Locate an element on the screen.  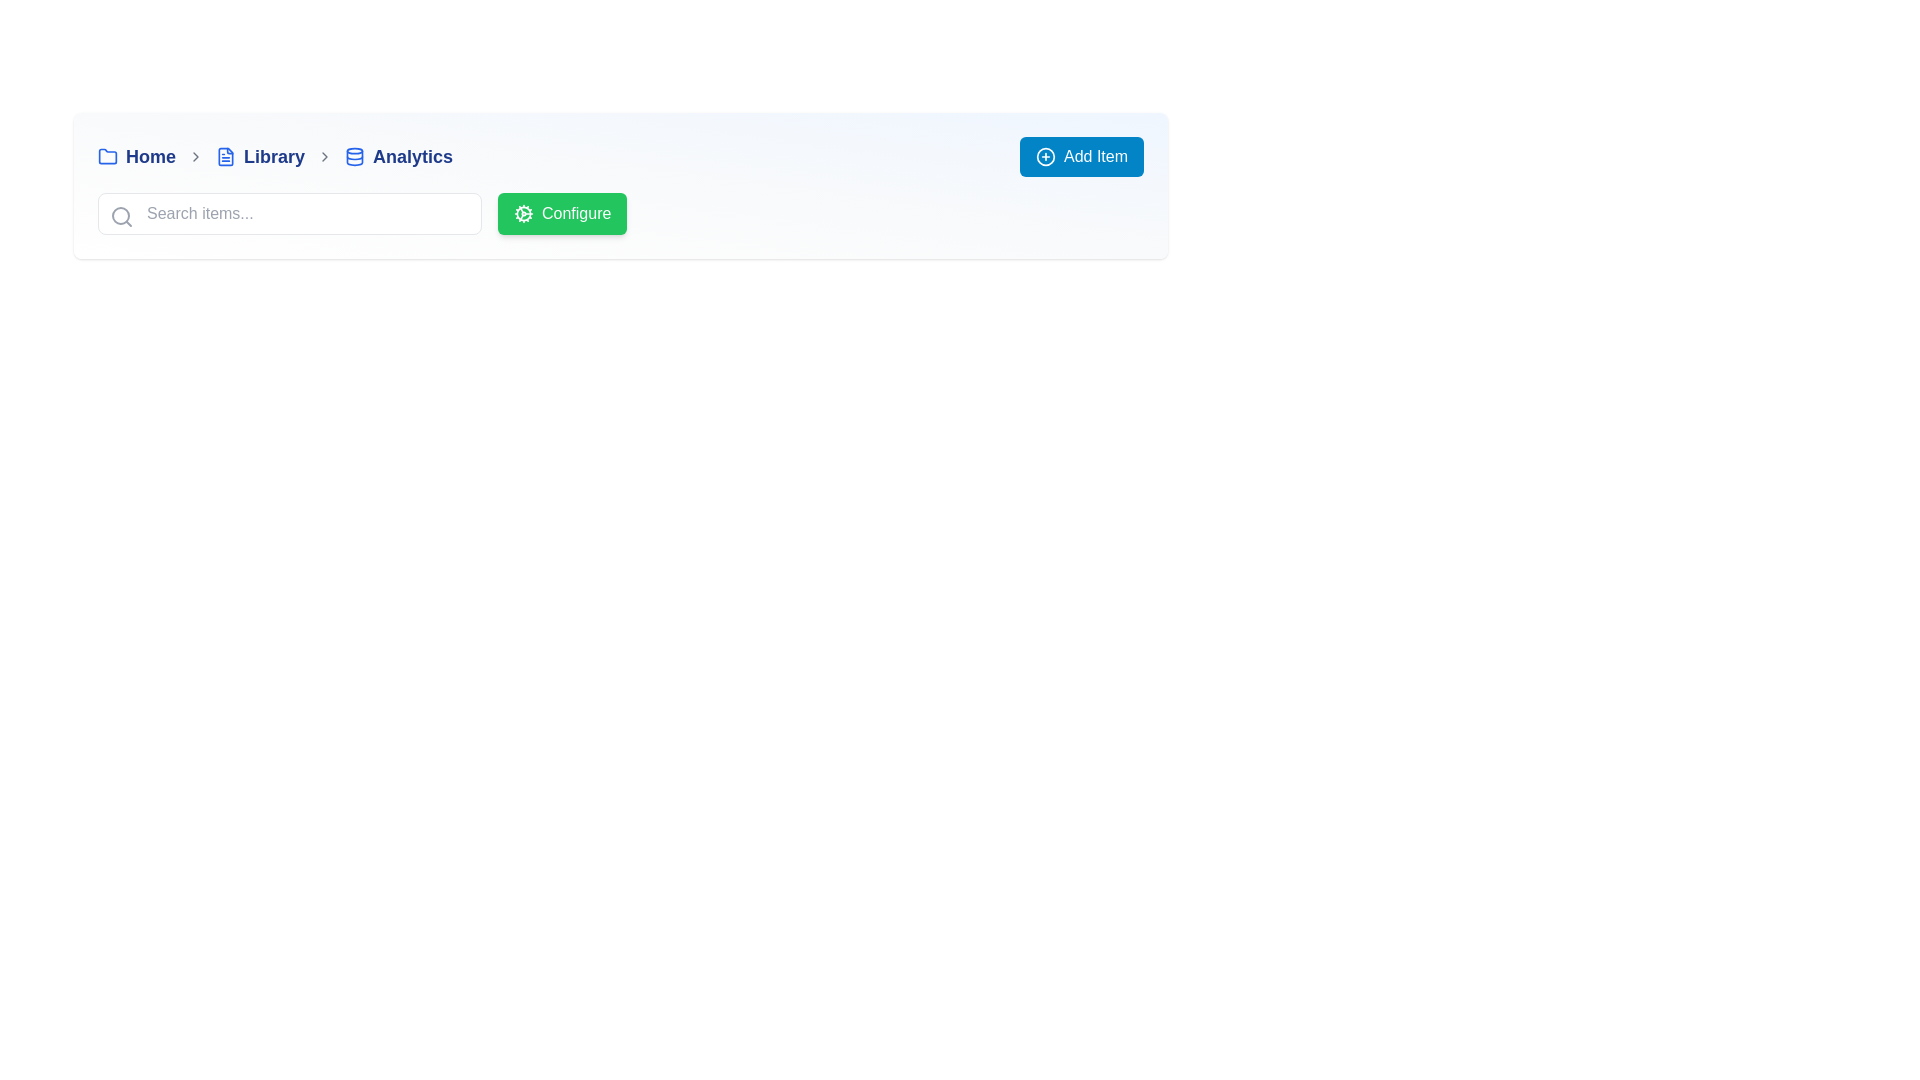
the Breadcrumb navigation item labeled 'Analytics', which features a database icon and is the third item in the breadcrumb trail is located at coordinates (398, 156).